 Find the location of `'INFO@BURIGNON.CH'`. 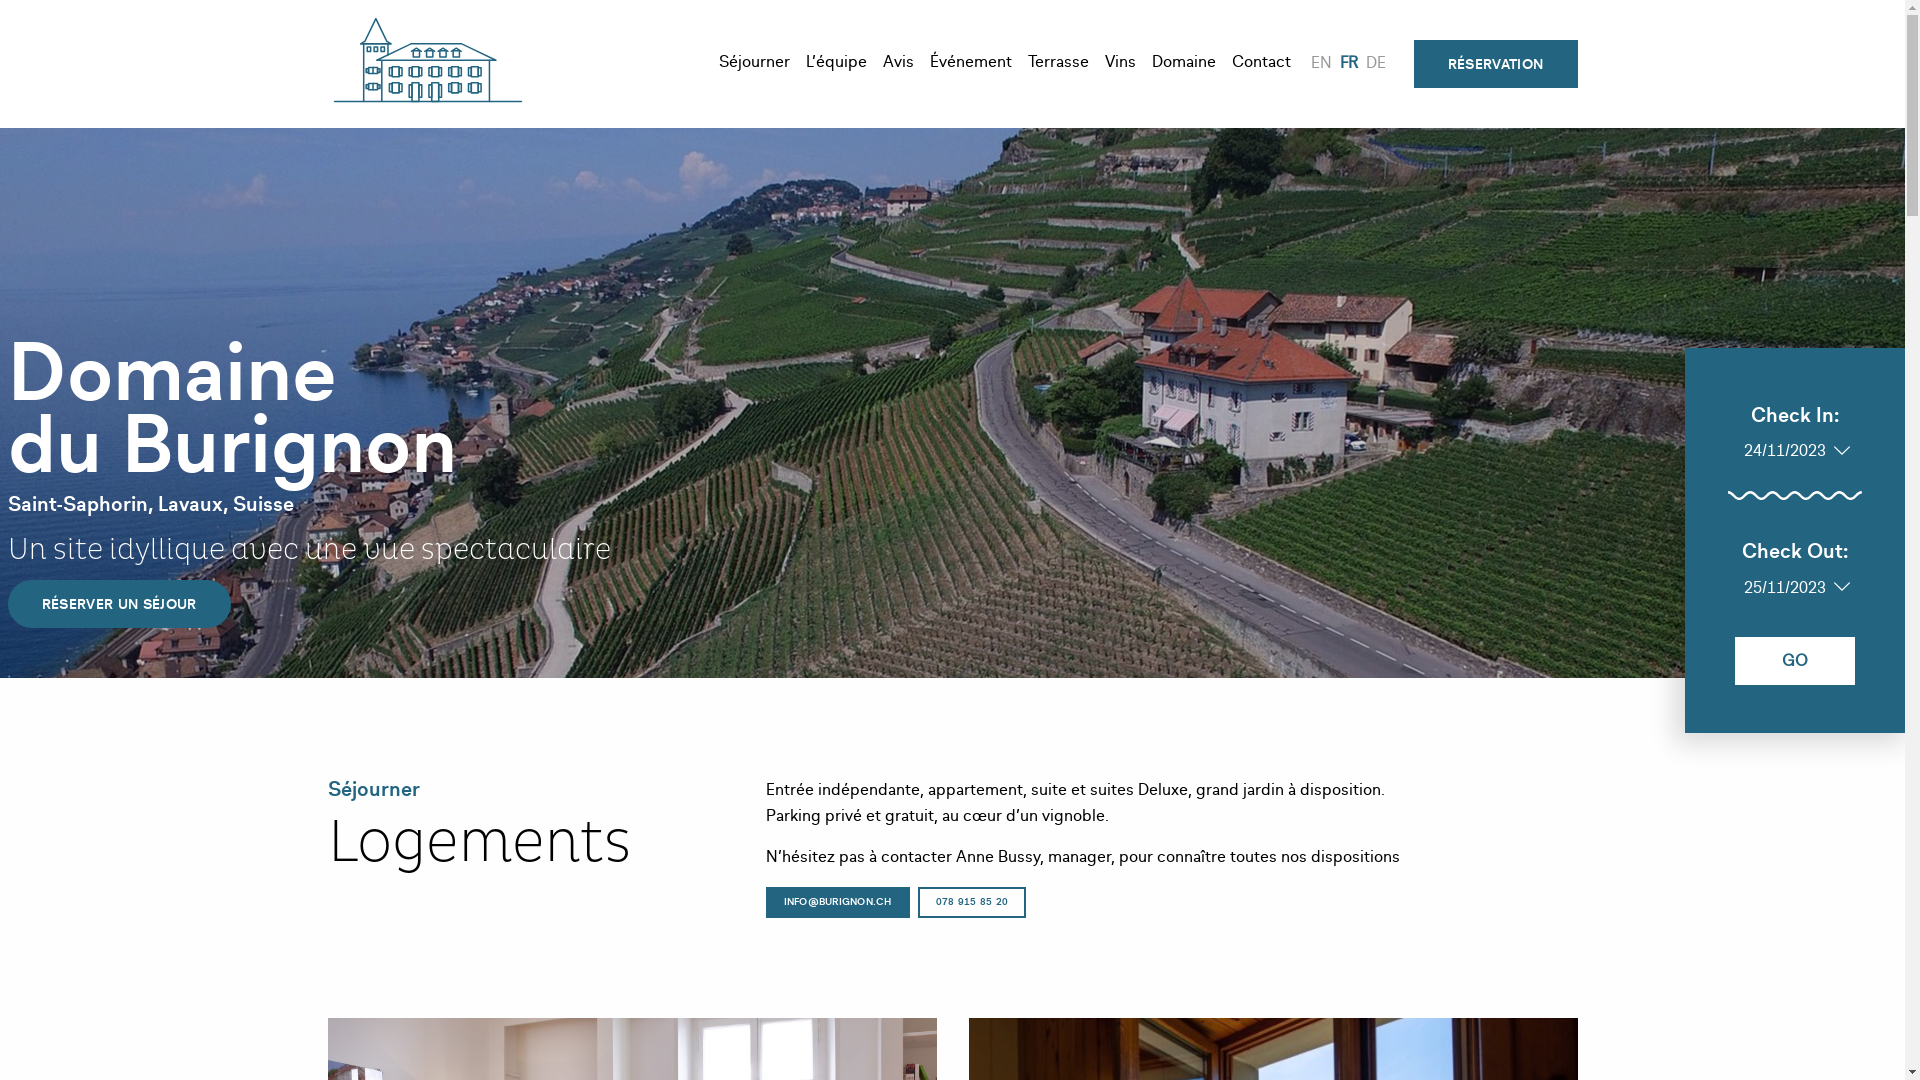

'INFO@BURIGNON.CH' is located at coordinates (838, 902).